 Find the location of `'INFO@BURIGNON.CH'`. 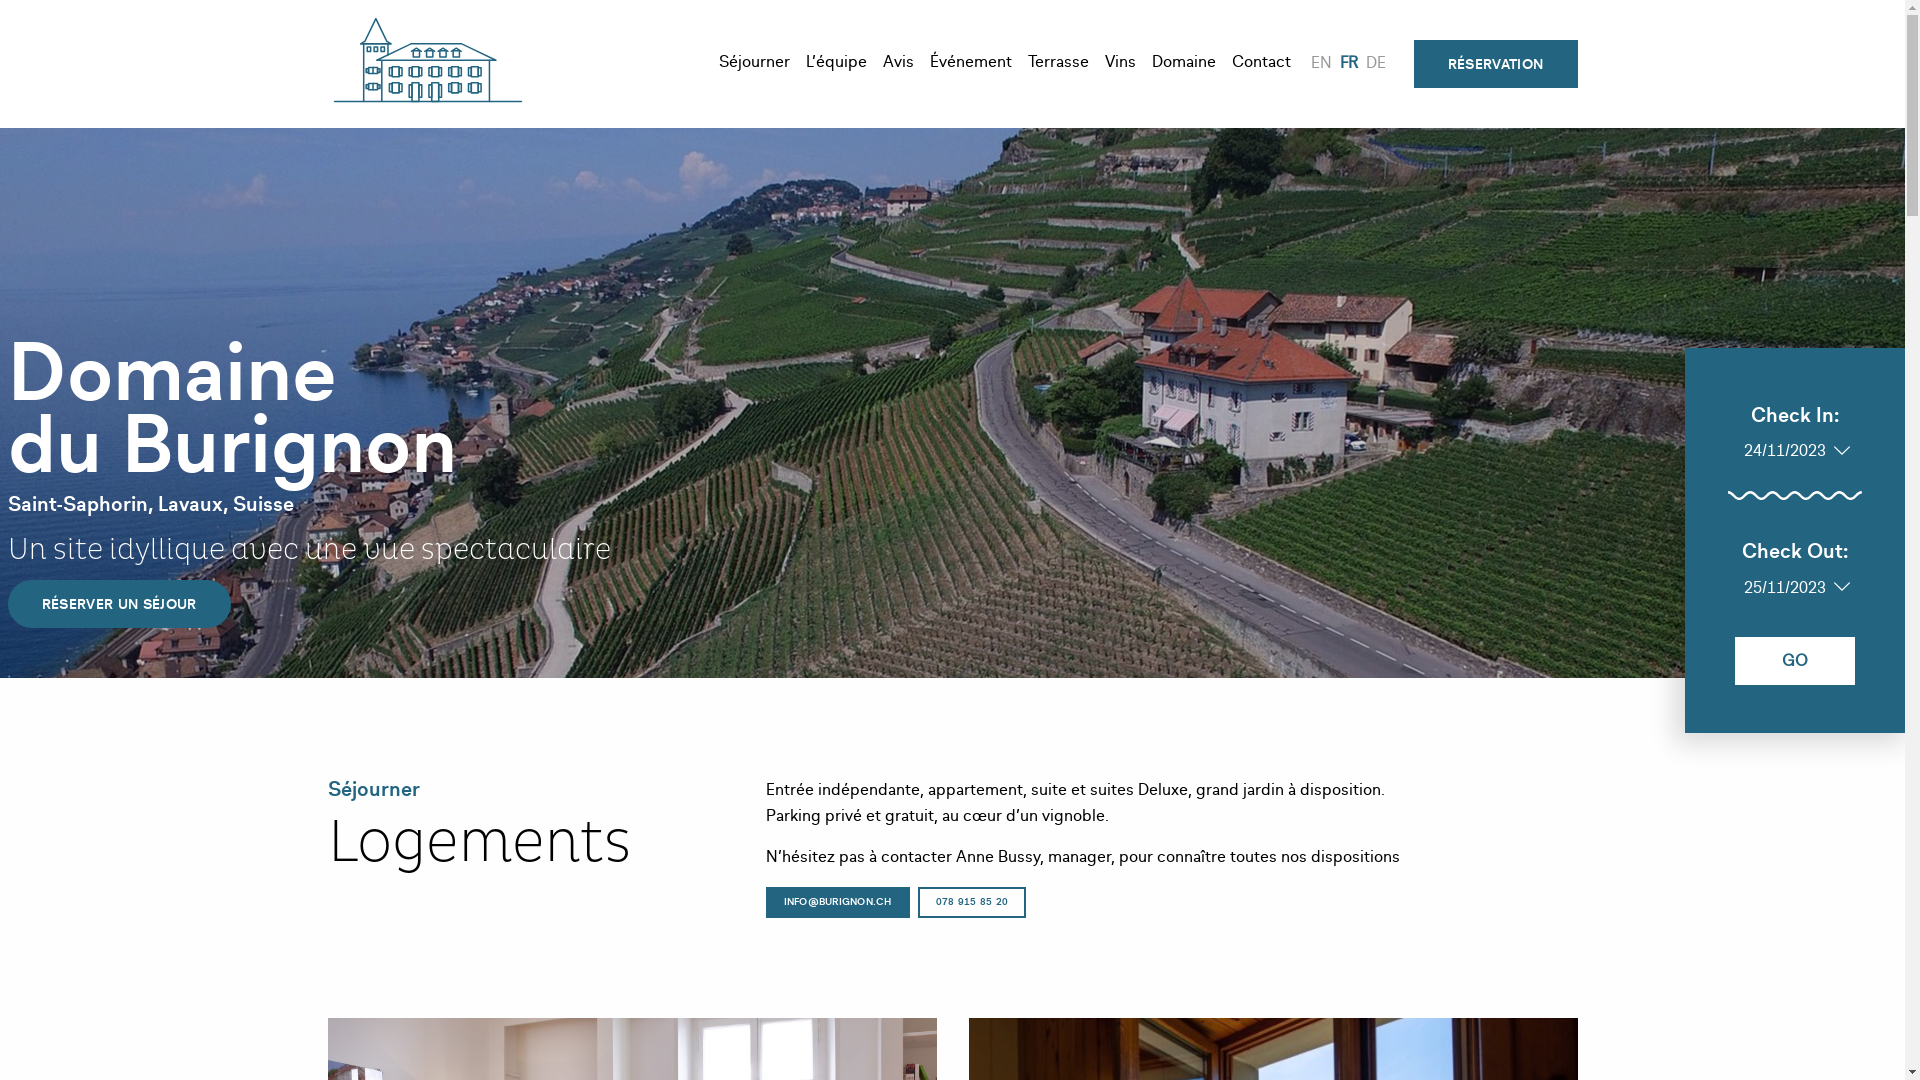

'INFO@BURIGNON.CH' is located at coordinates (838, 902).